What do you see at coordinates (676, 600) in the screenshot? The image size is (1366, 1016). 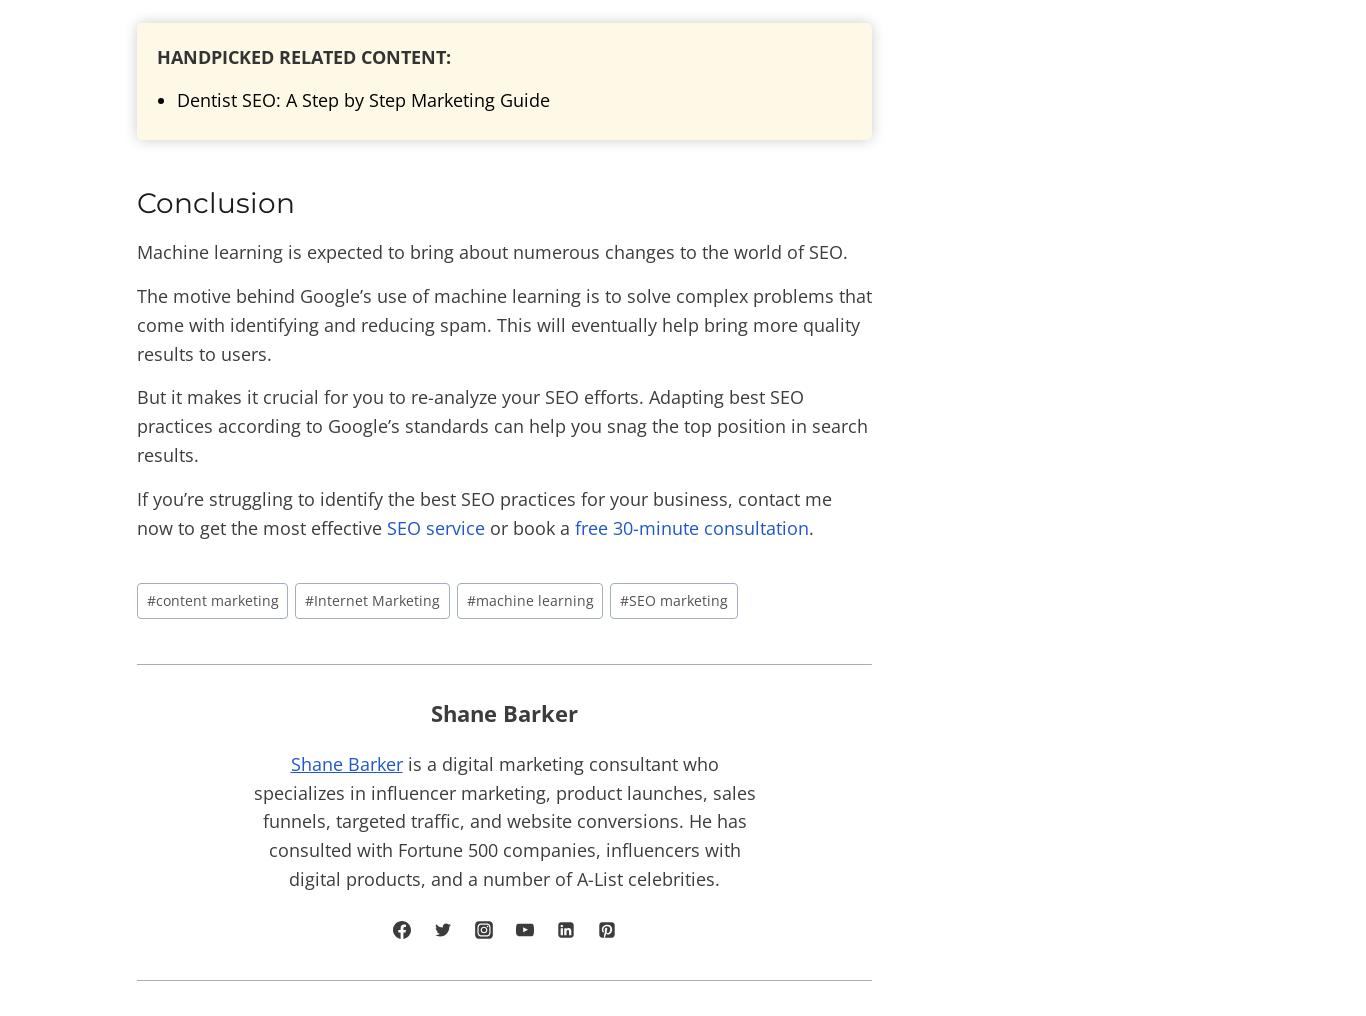 I see `'SEO marketing'` at bounding box center [676, 600].